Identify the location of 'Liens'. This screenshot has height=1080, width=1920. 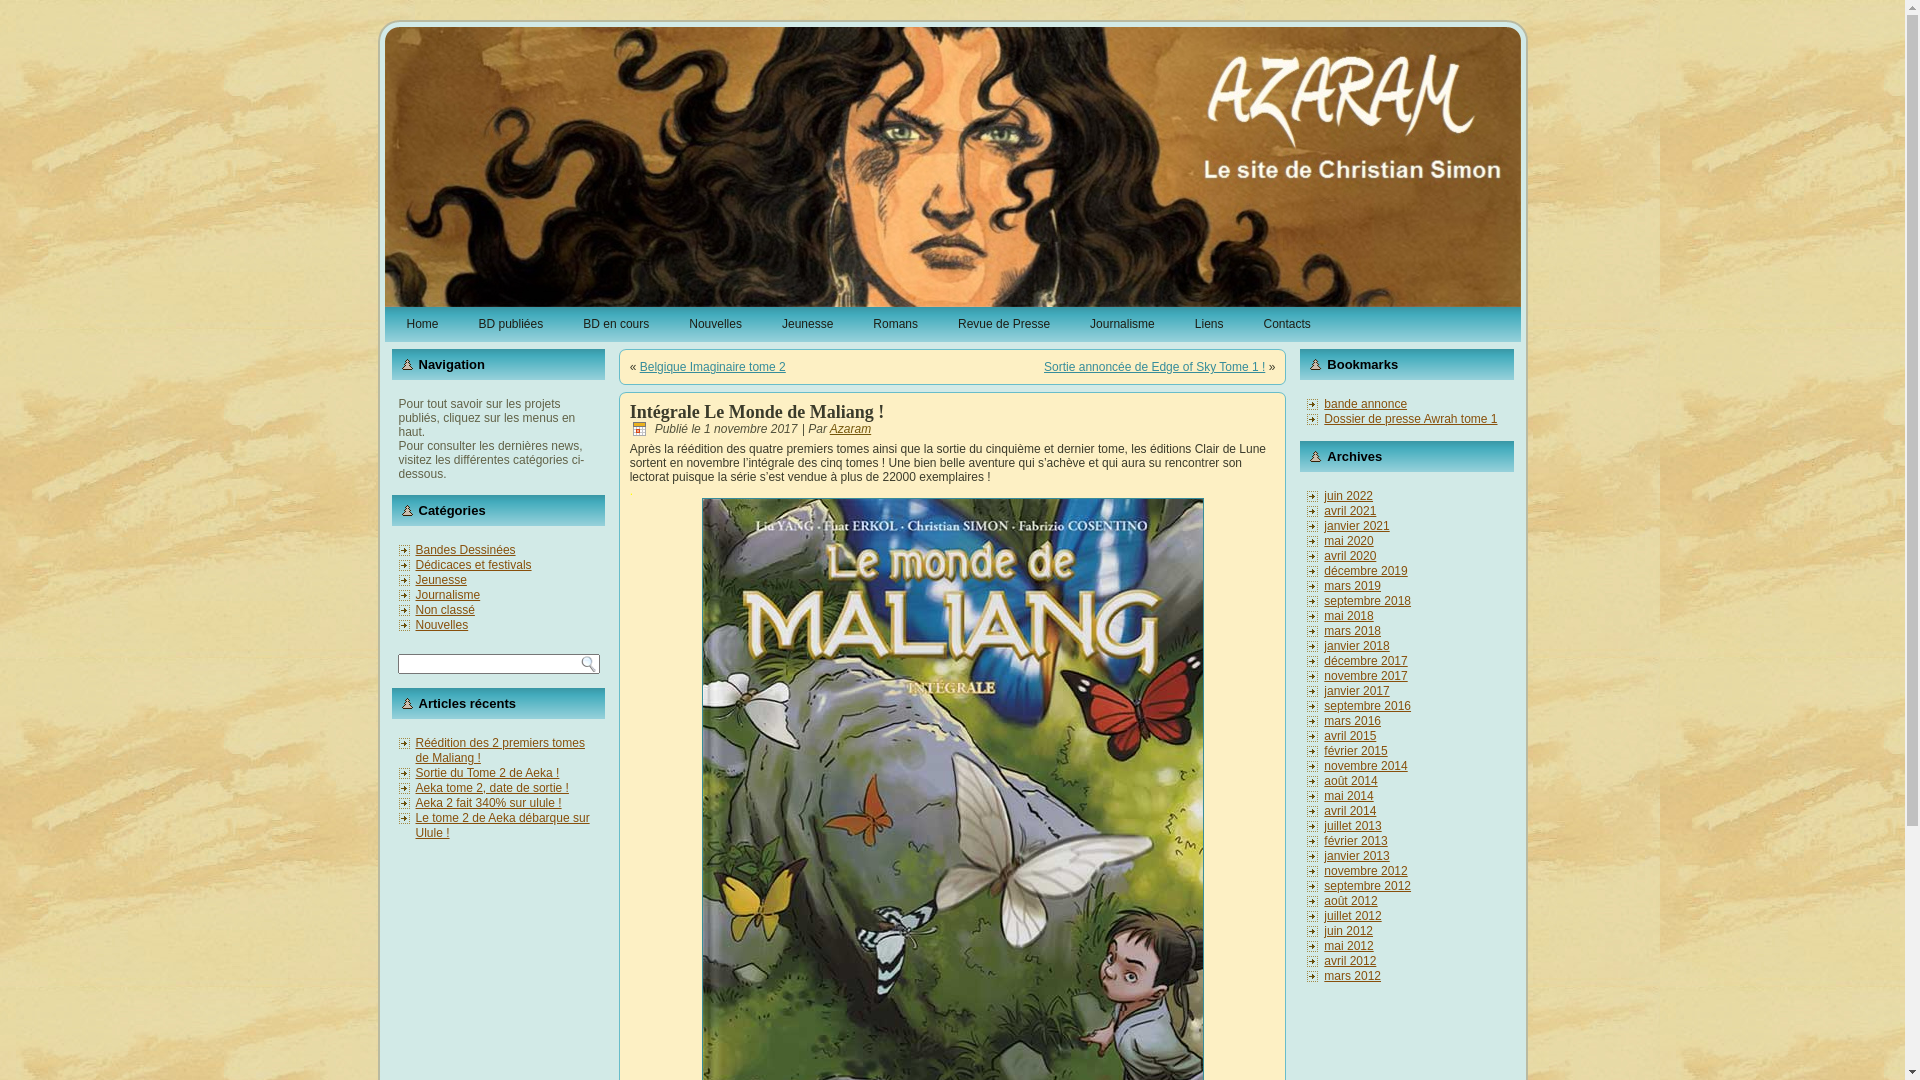
(1208, 323).